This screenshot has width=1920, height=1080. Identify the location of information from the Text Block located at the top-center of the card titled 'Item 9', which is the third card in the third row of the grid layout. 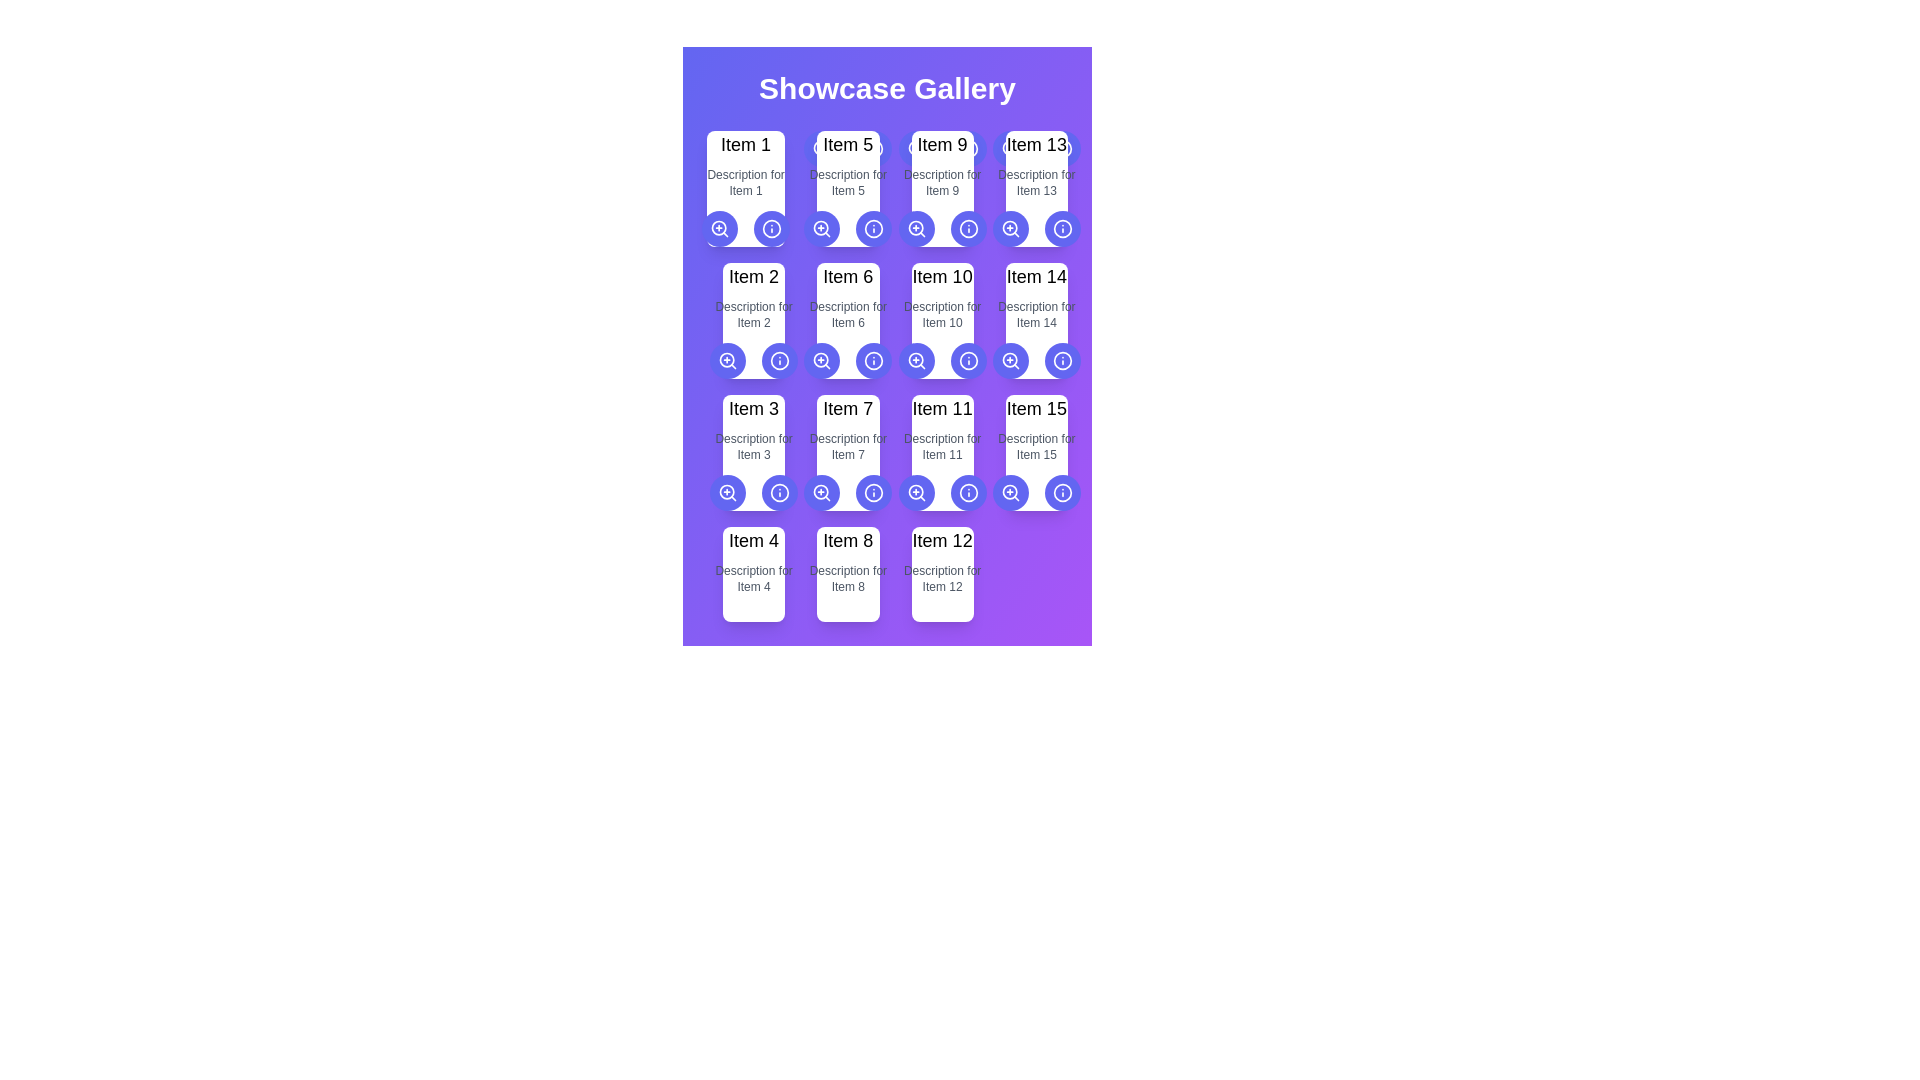
(941, 189).